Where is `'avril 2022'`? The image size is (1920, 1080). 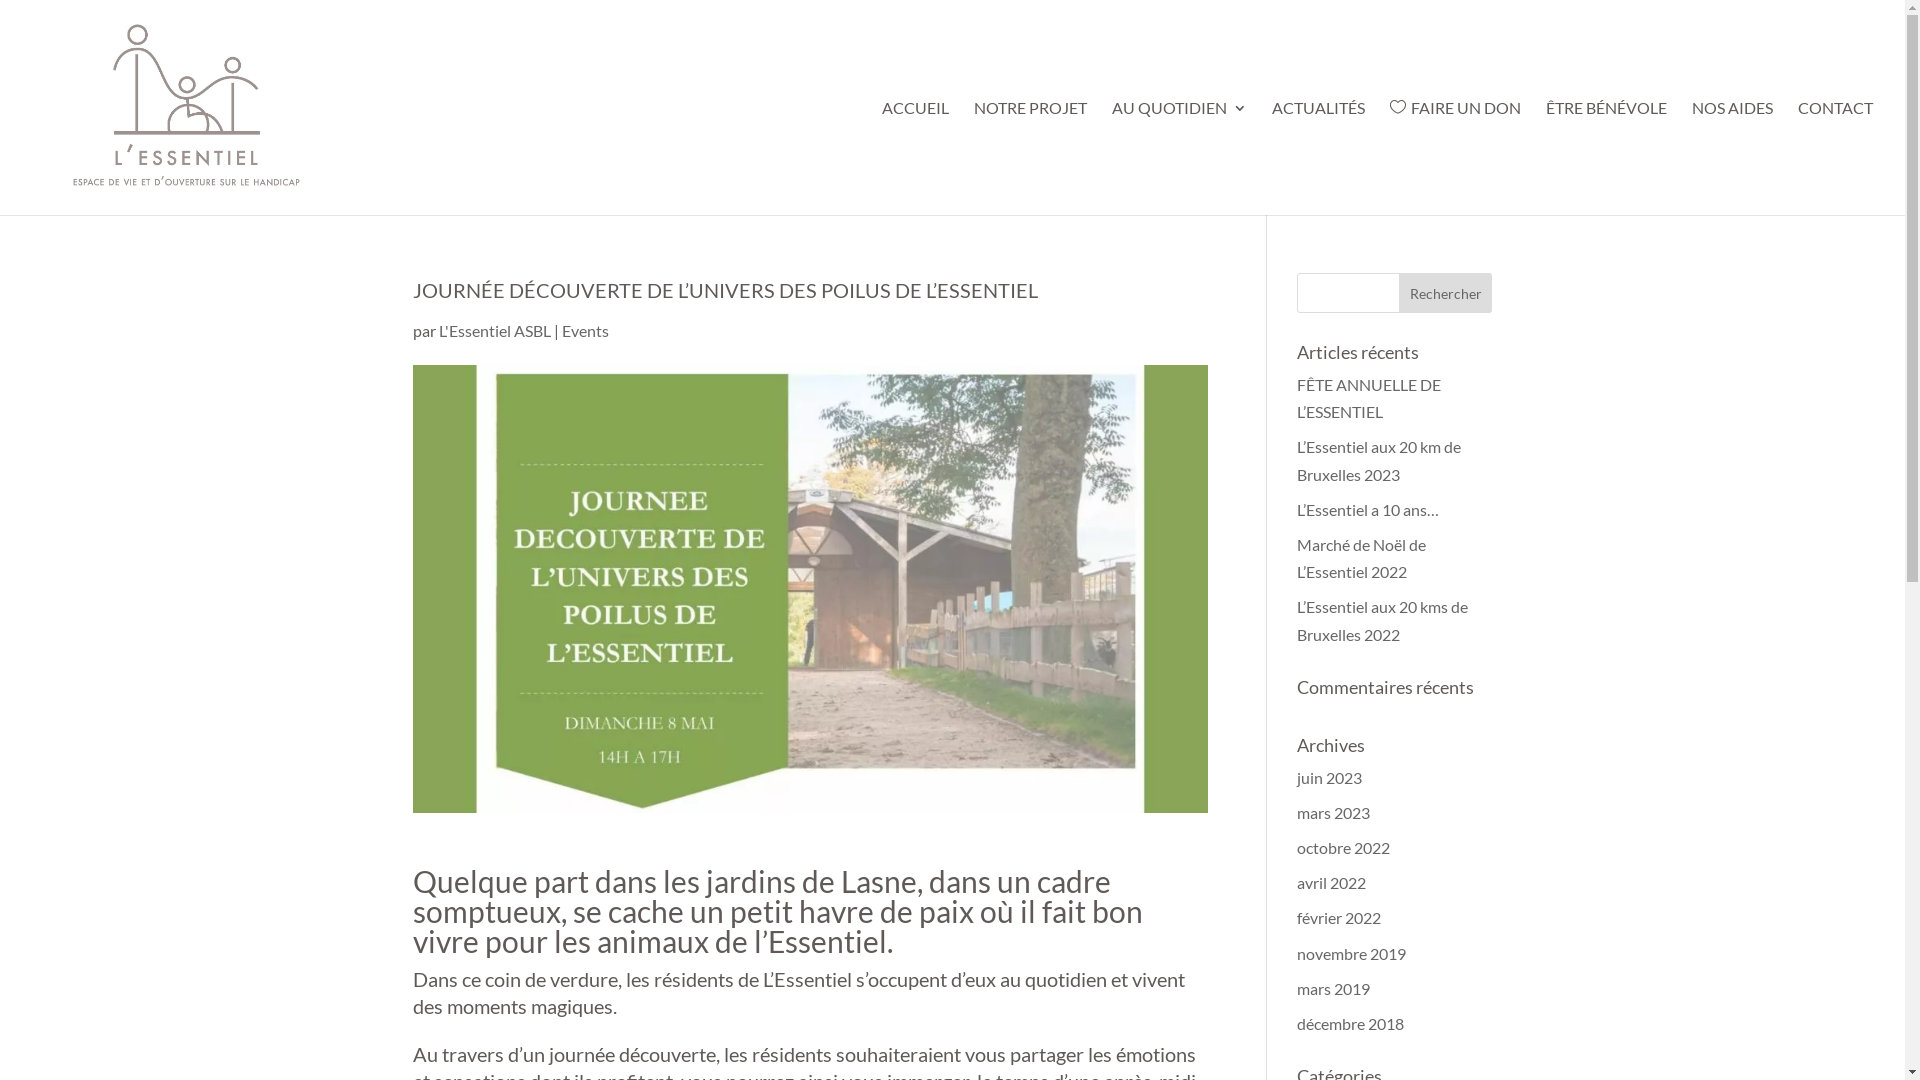 'avril 2022' is located at coordinates (1331, 881).